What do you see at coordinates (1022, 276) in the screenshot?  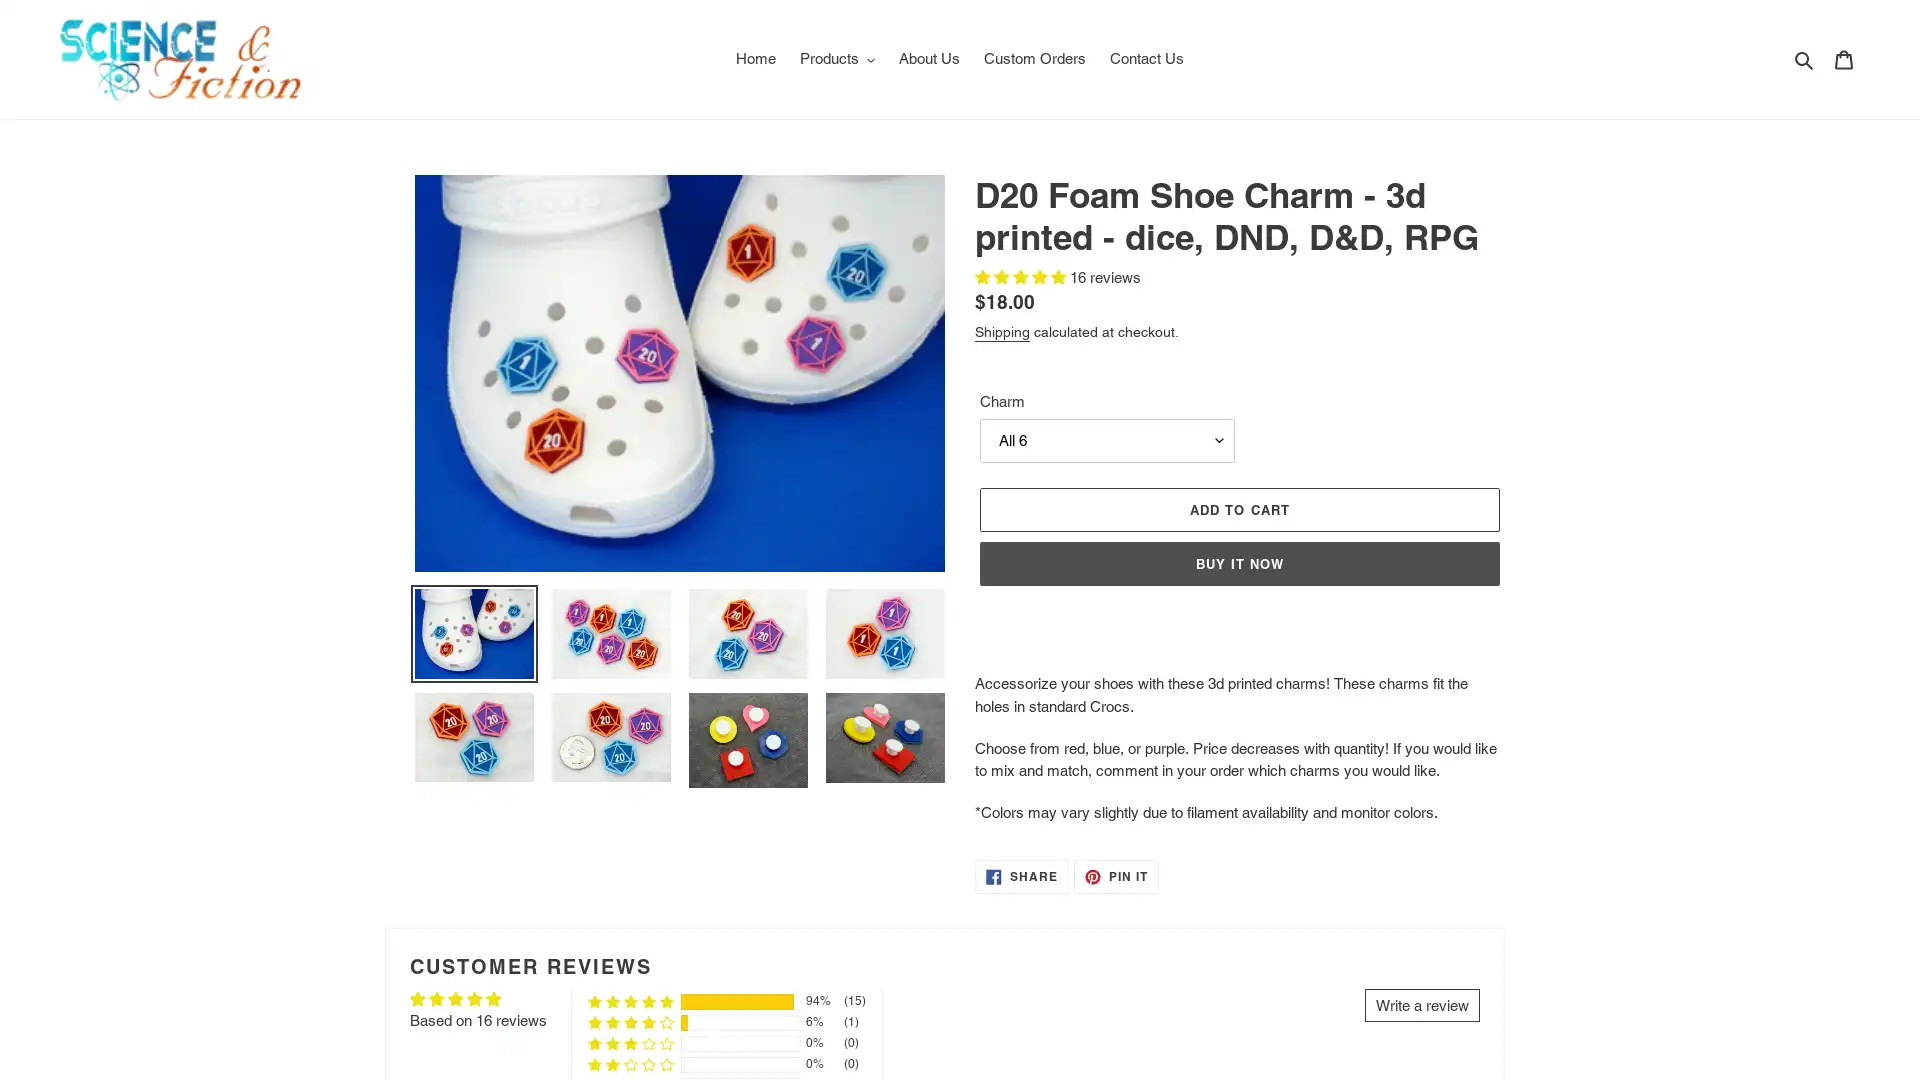 I see `4.94 stars` at bounding box center [1022, 276].